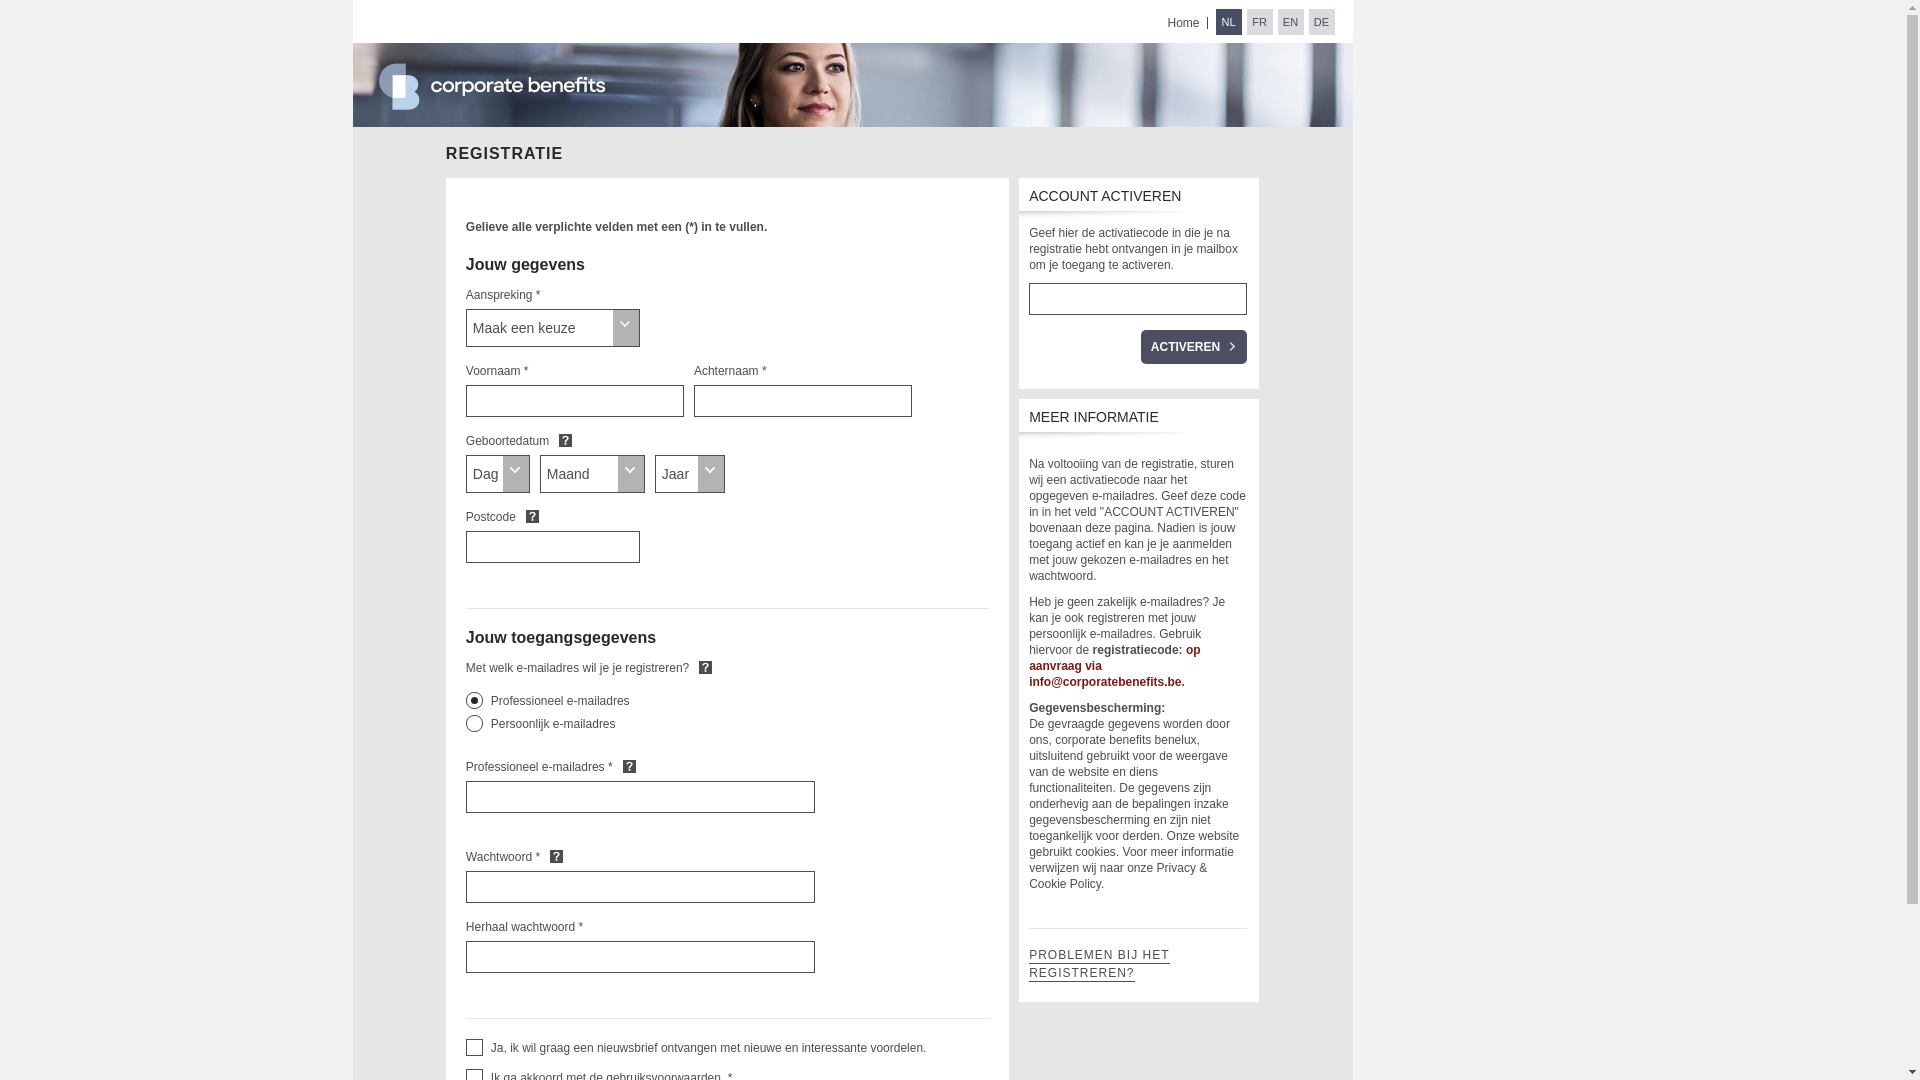 The image size is (1920, 1080). What do you see at coordinates (1227, 22) in the screenshot?
I see `'NL'` at bounding box center [1227, 22].